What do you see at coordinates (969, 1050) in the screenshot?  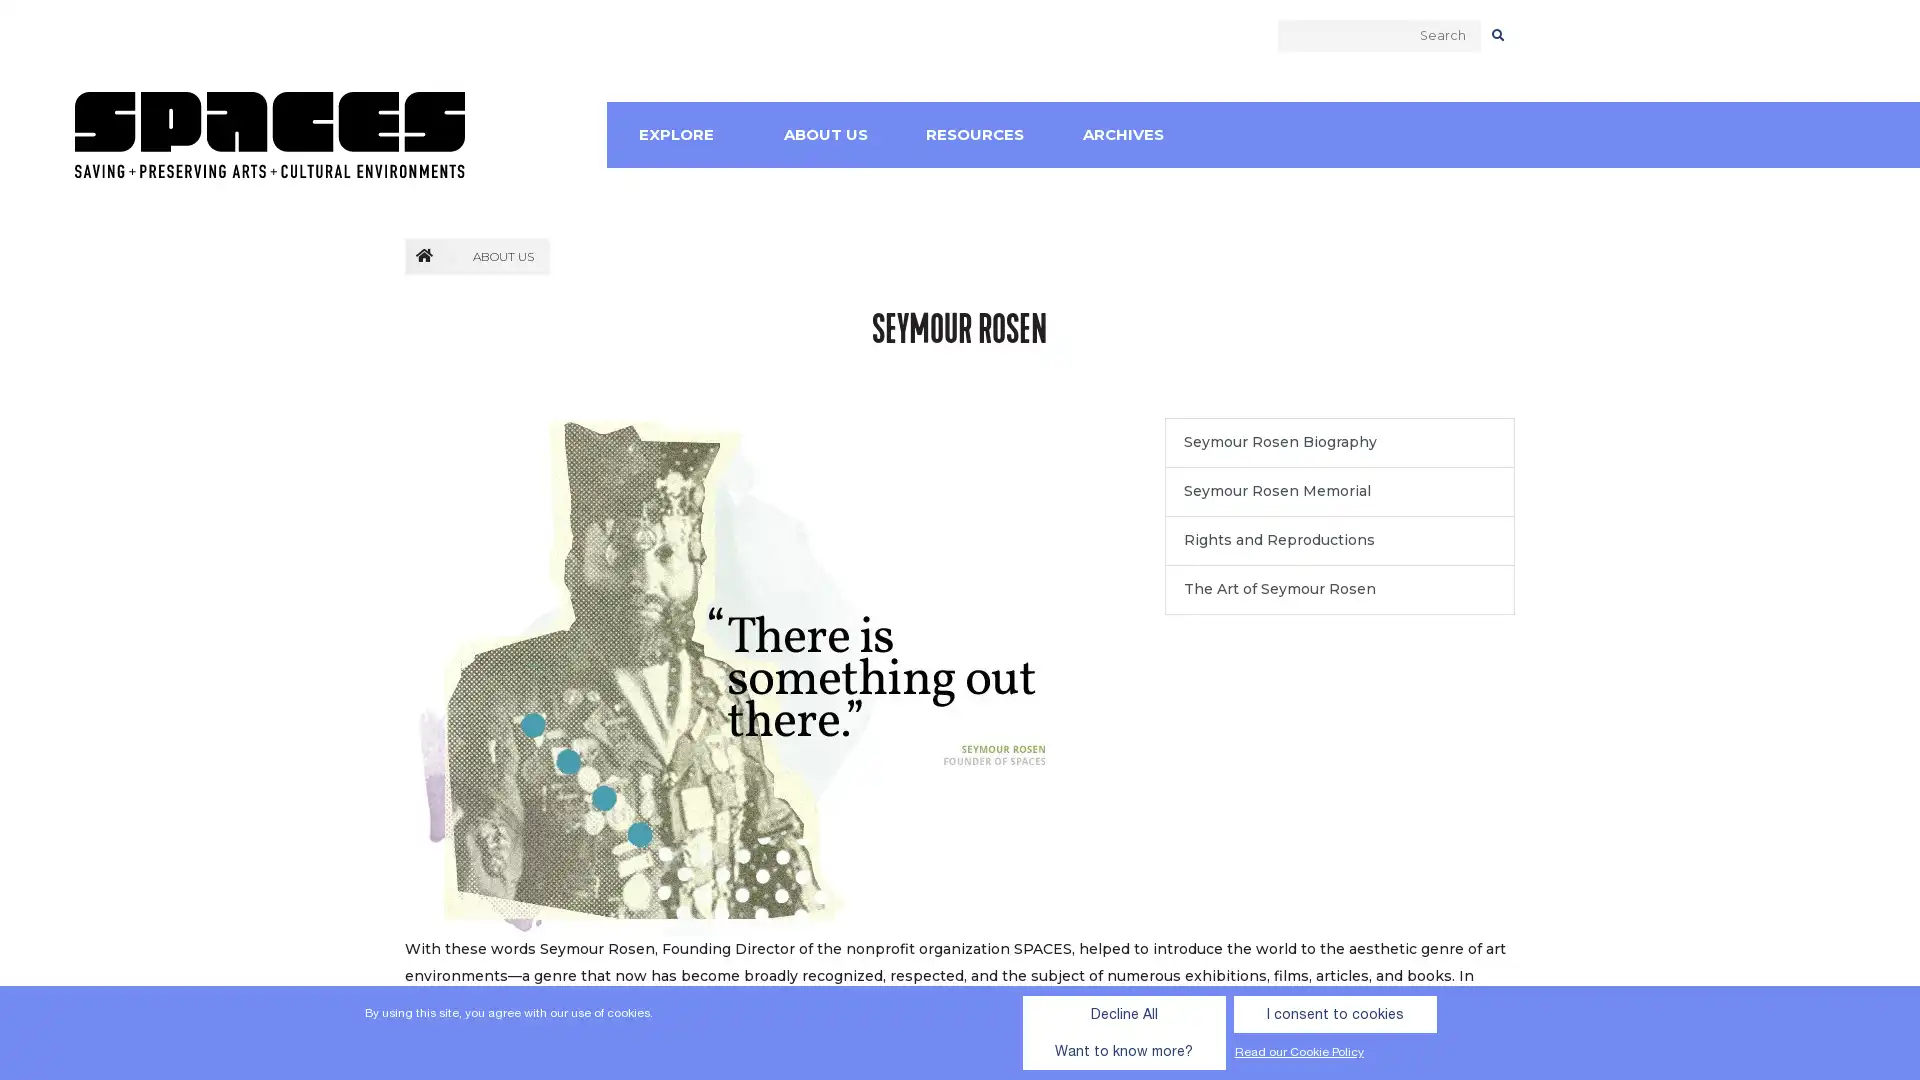 I see `Decline All` at bounding box center [969, 1050].